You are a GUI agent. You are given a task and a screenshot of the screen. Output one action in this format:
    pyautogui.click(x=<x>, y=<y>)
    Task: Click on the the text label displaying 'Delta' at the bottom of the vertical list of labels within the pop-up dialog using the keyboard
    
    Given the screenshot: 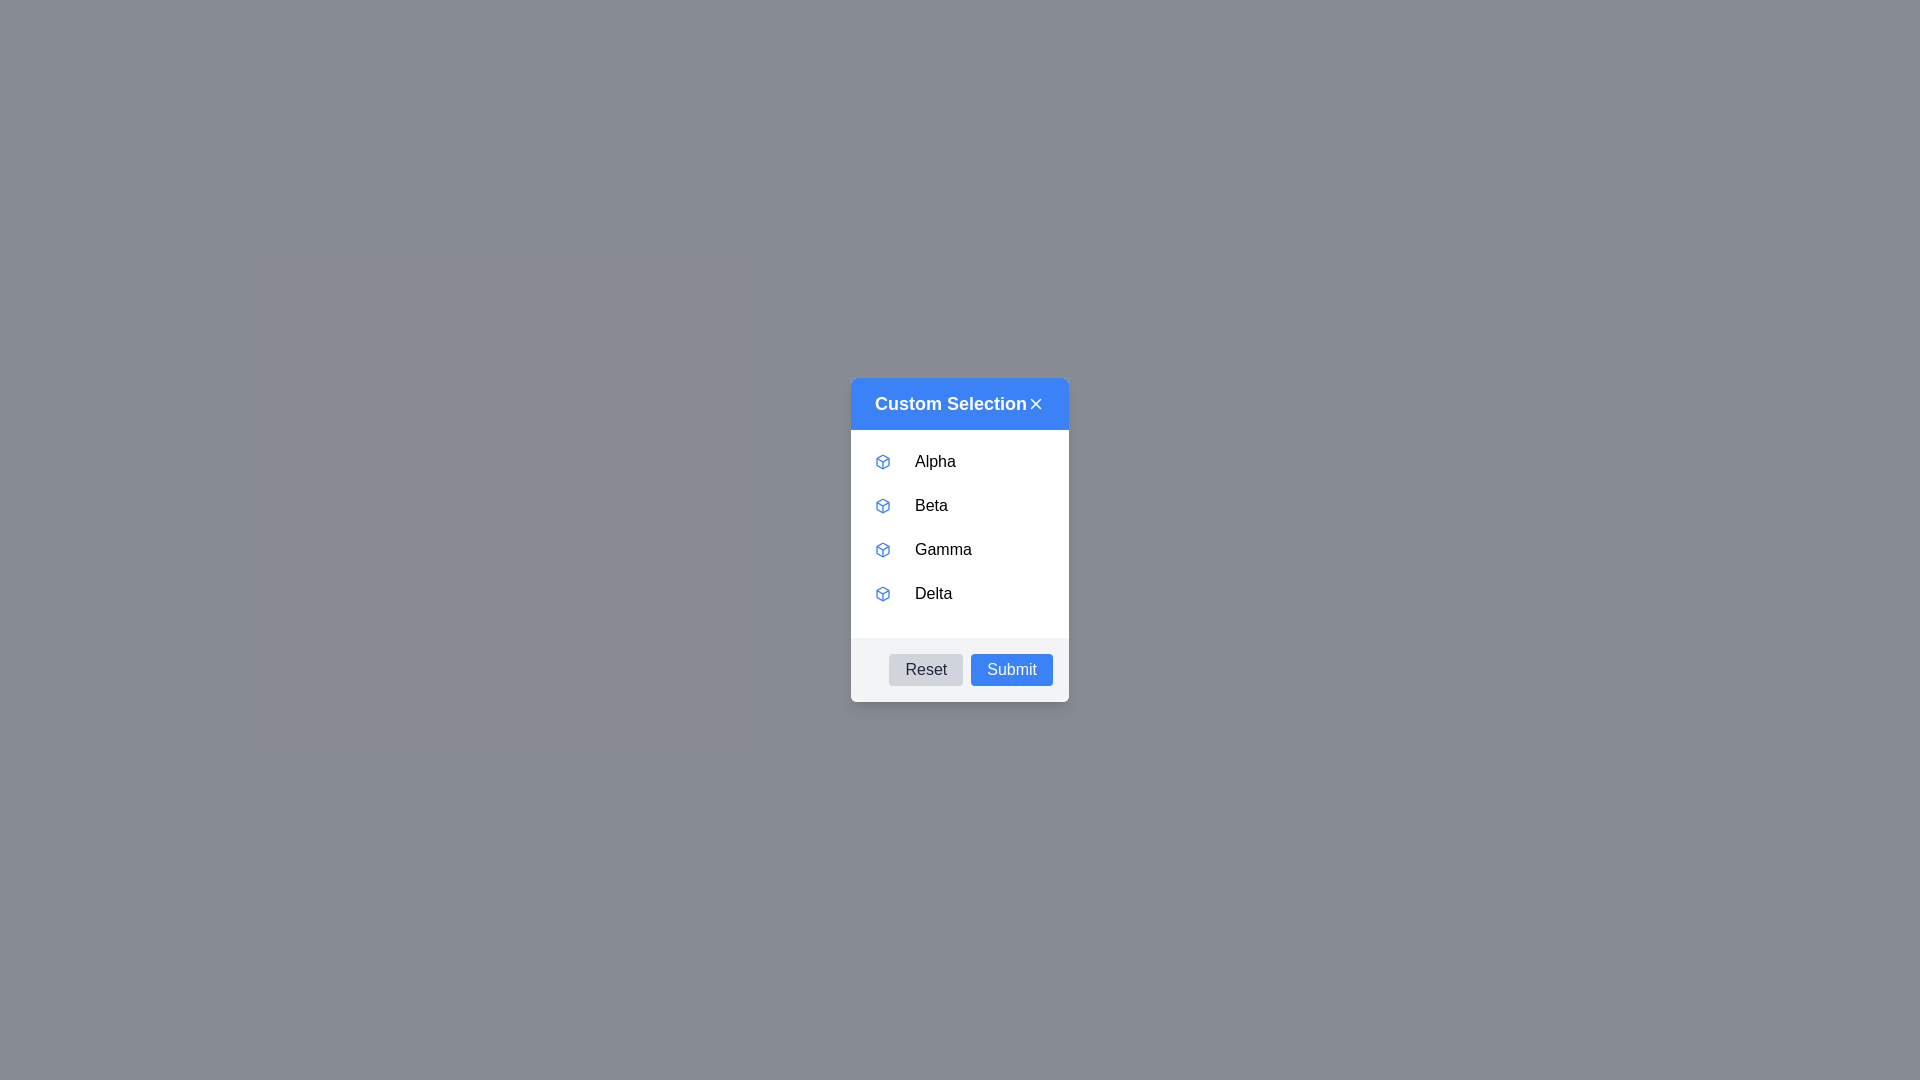 What is the action you would take?
    pyautogui.click(x=932, y=593)
    